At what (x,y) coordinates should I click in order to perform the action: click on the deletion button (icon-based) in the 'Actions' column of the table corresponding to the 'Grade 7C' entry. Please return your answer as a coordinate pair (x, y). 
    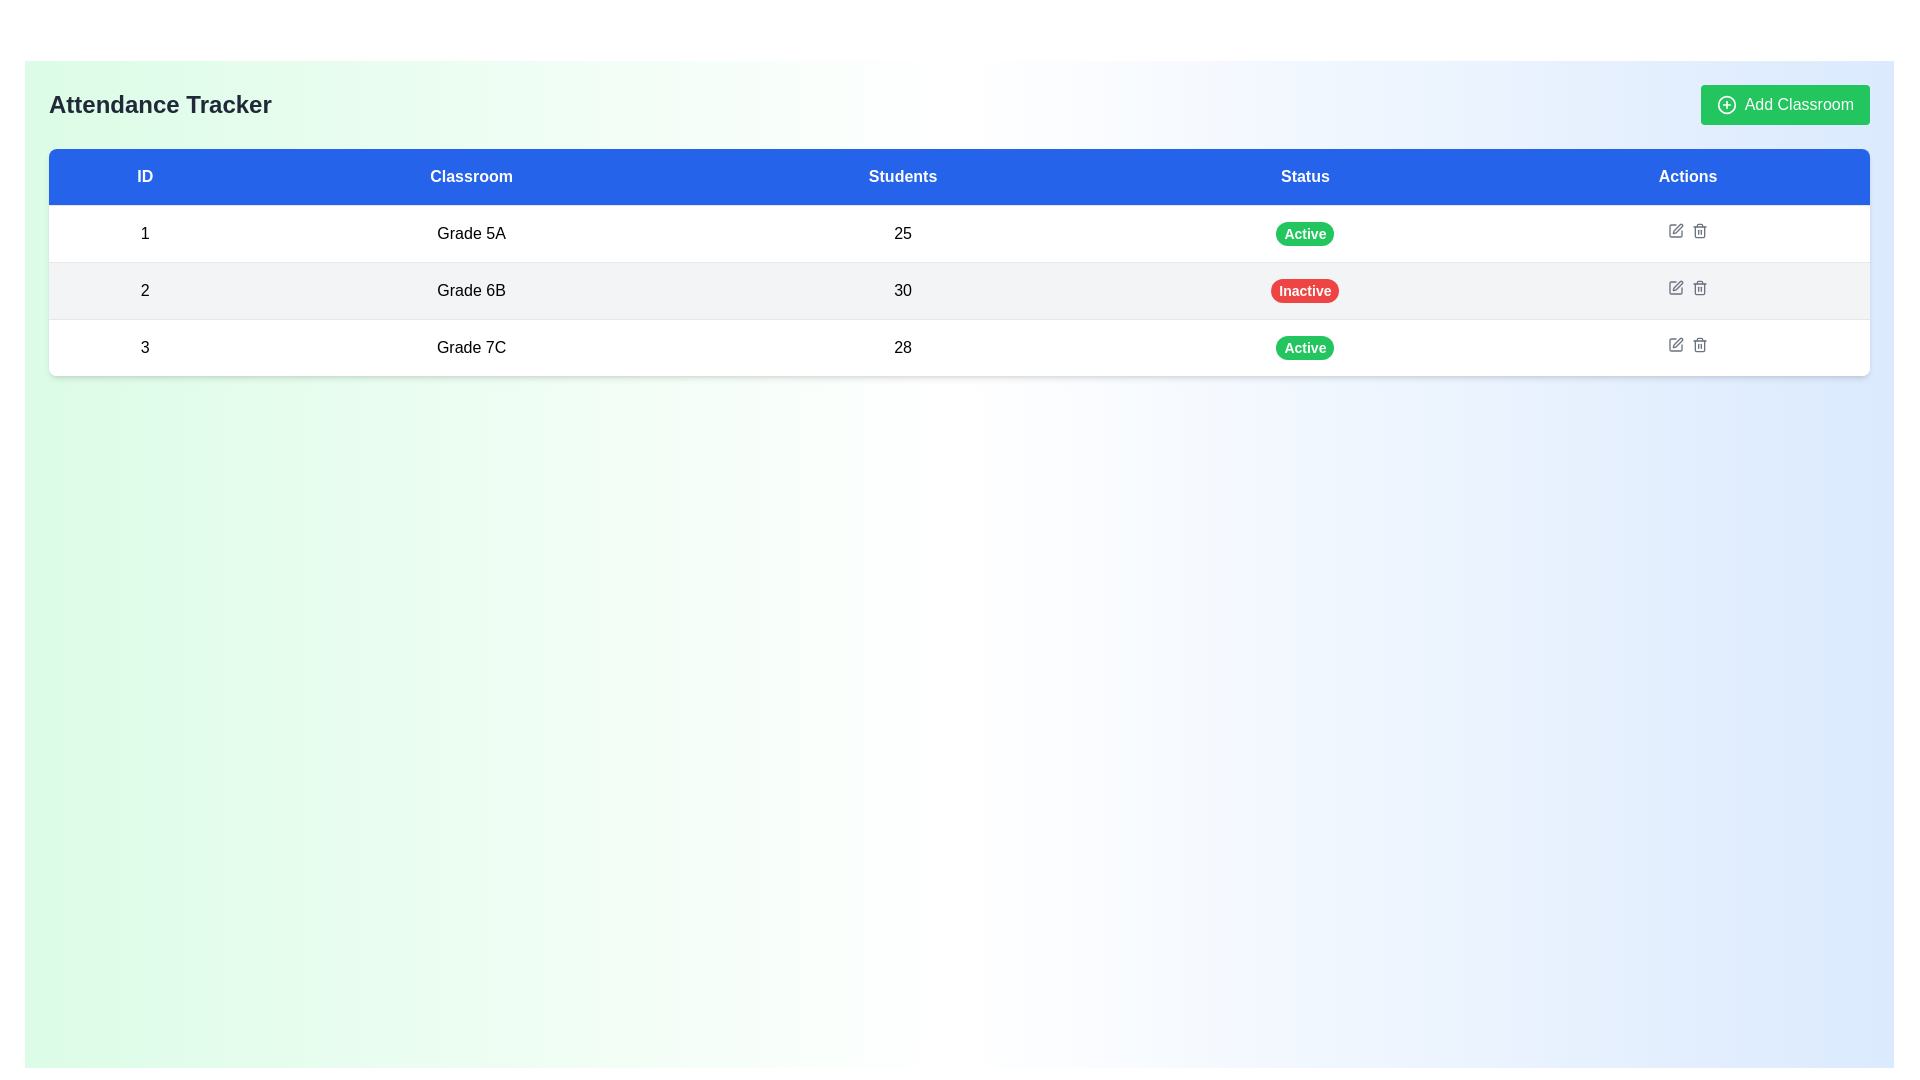
    Looking at the image, I should click on (1698, 343).